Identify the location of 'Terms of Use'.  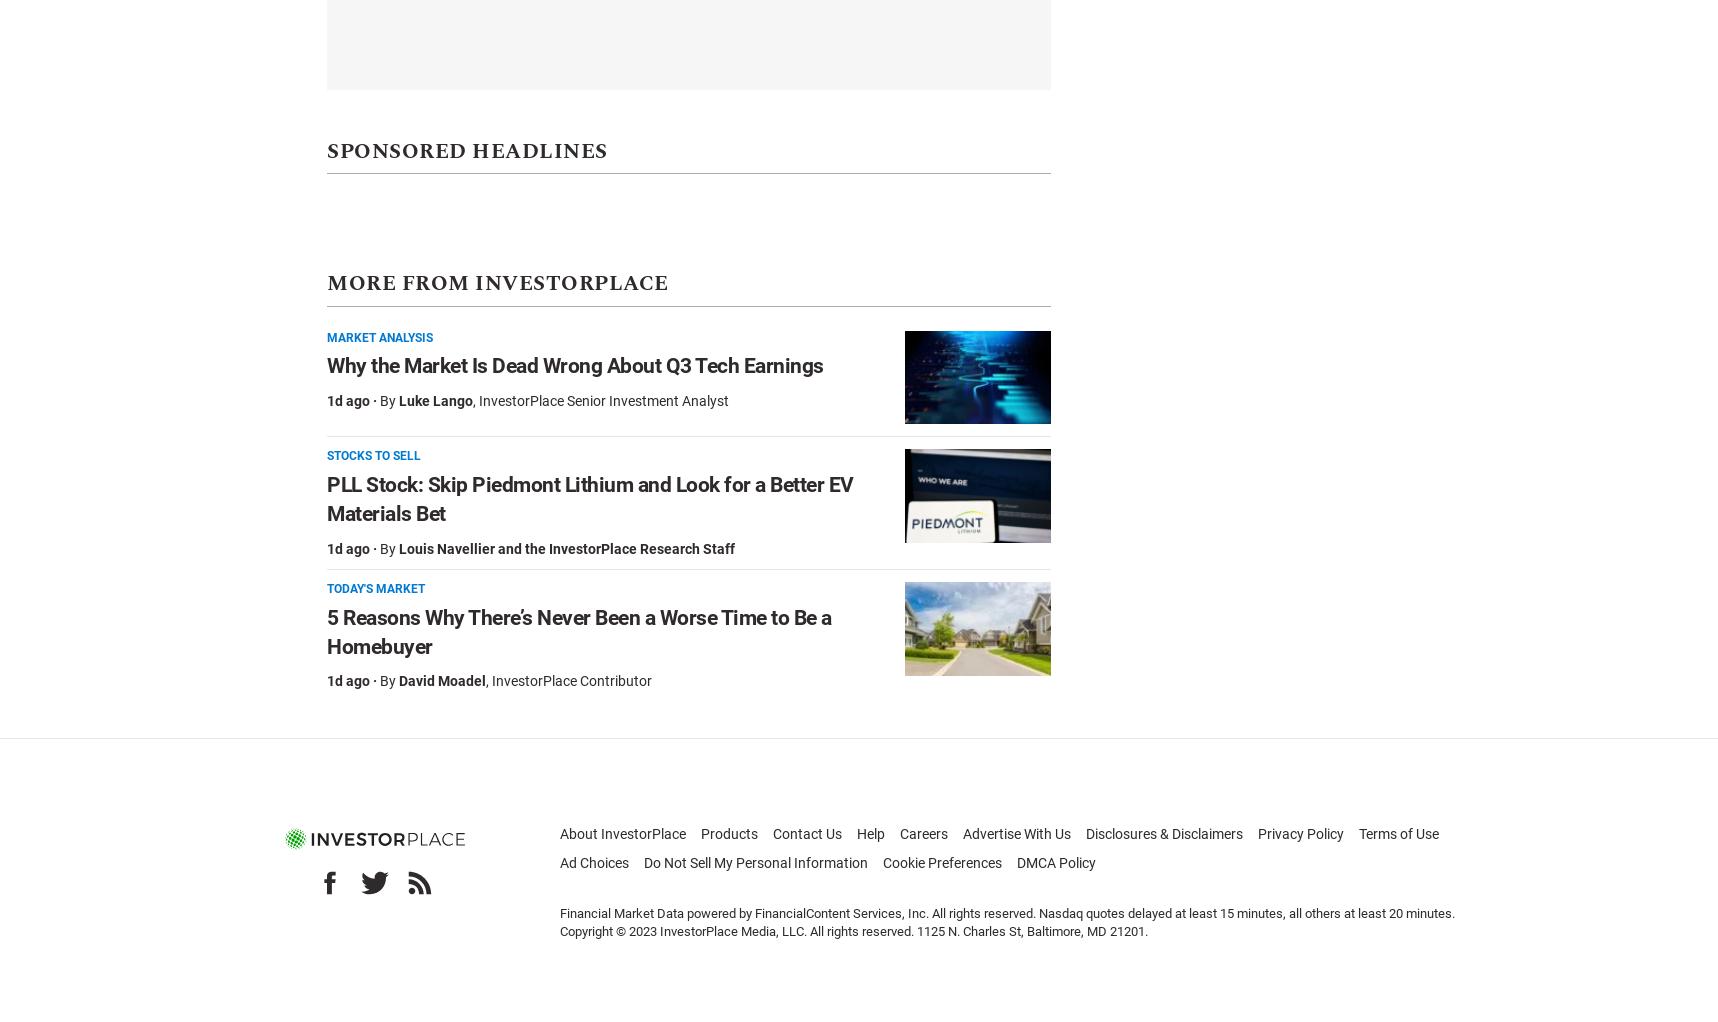
(1397, 832).